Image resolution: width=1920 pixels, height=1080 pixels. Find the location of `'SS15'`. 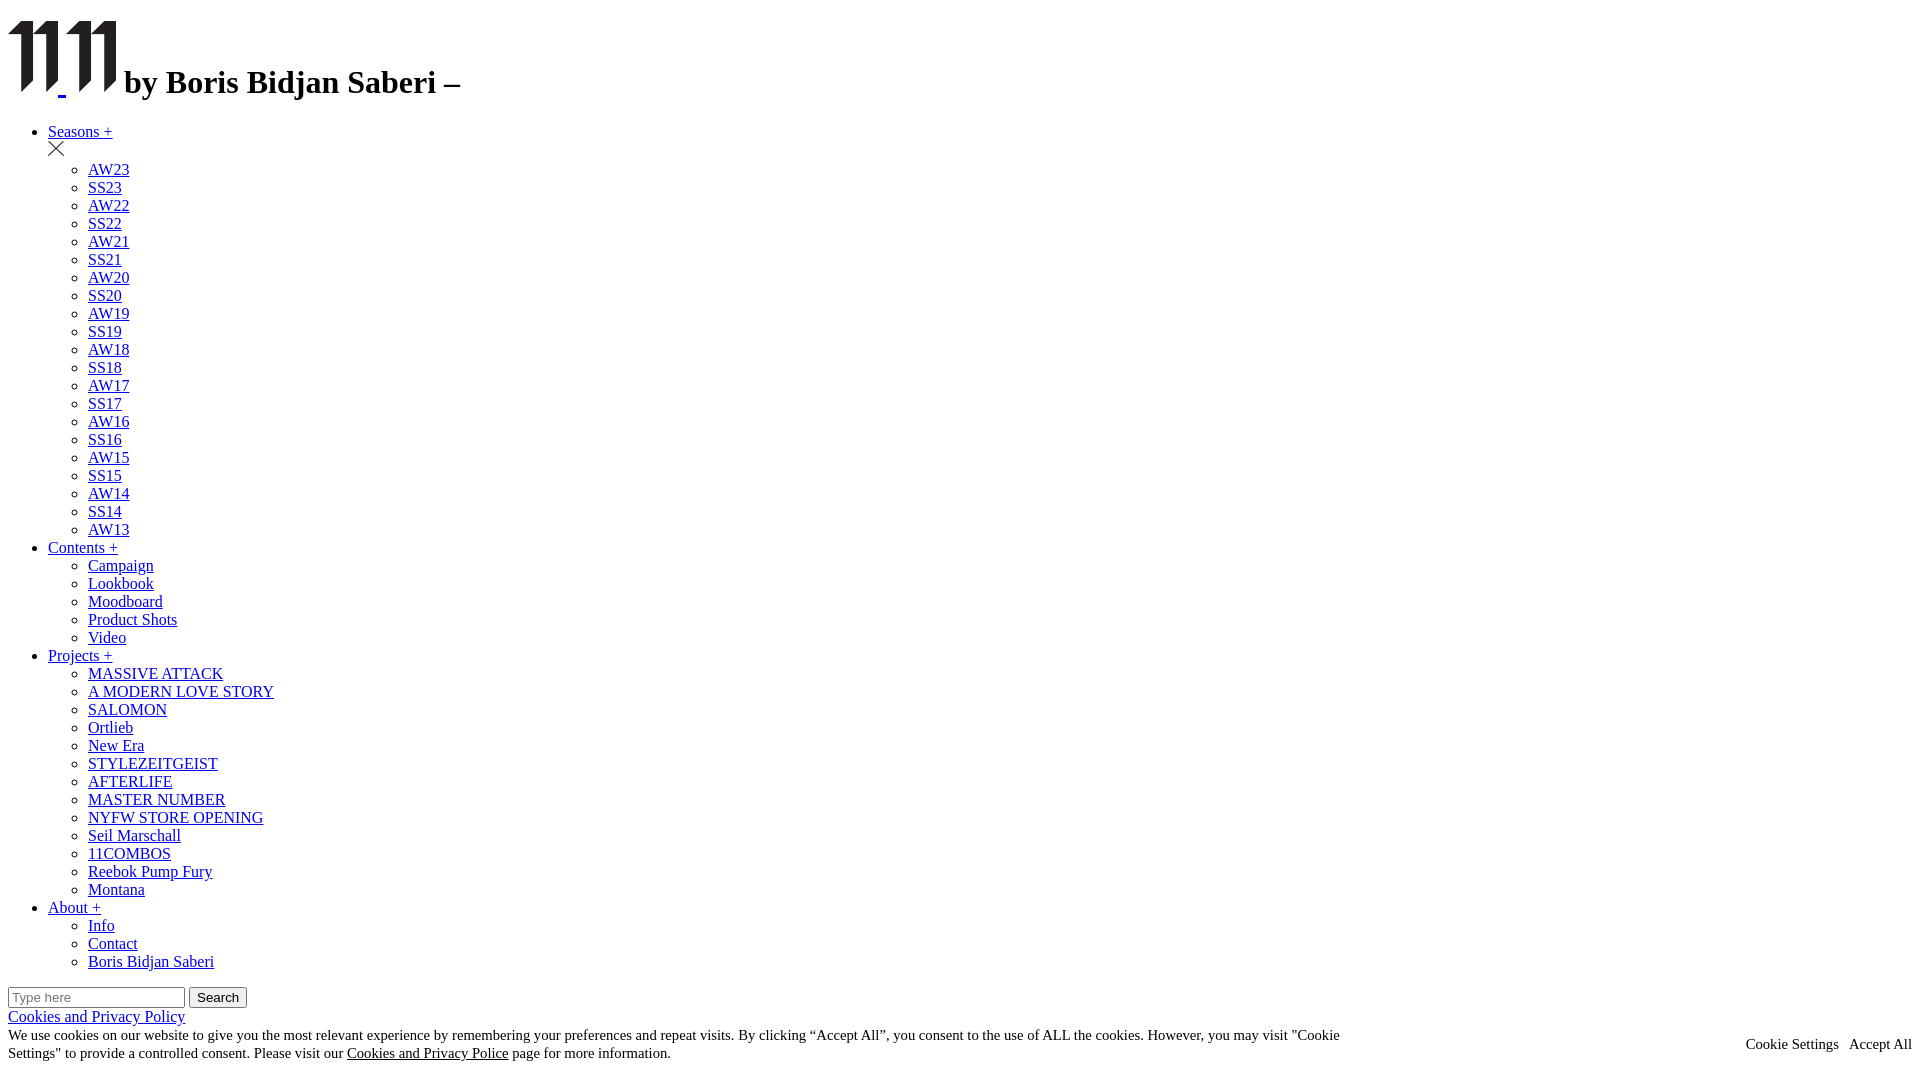

'SS15' is located at coordinates (104, 475).